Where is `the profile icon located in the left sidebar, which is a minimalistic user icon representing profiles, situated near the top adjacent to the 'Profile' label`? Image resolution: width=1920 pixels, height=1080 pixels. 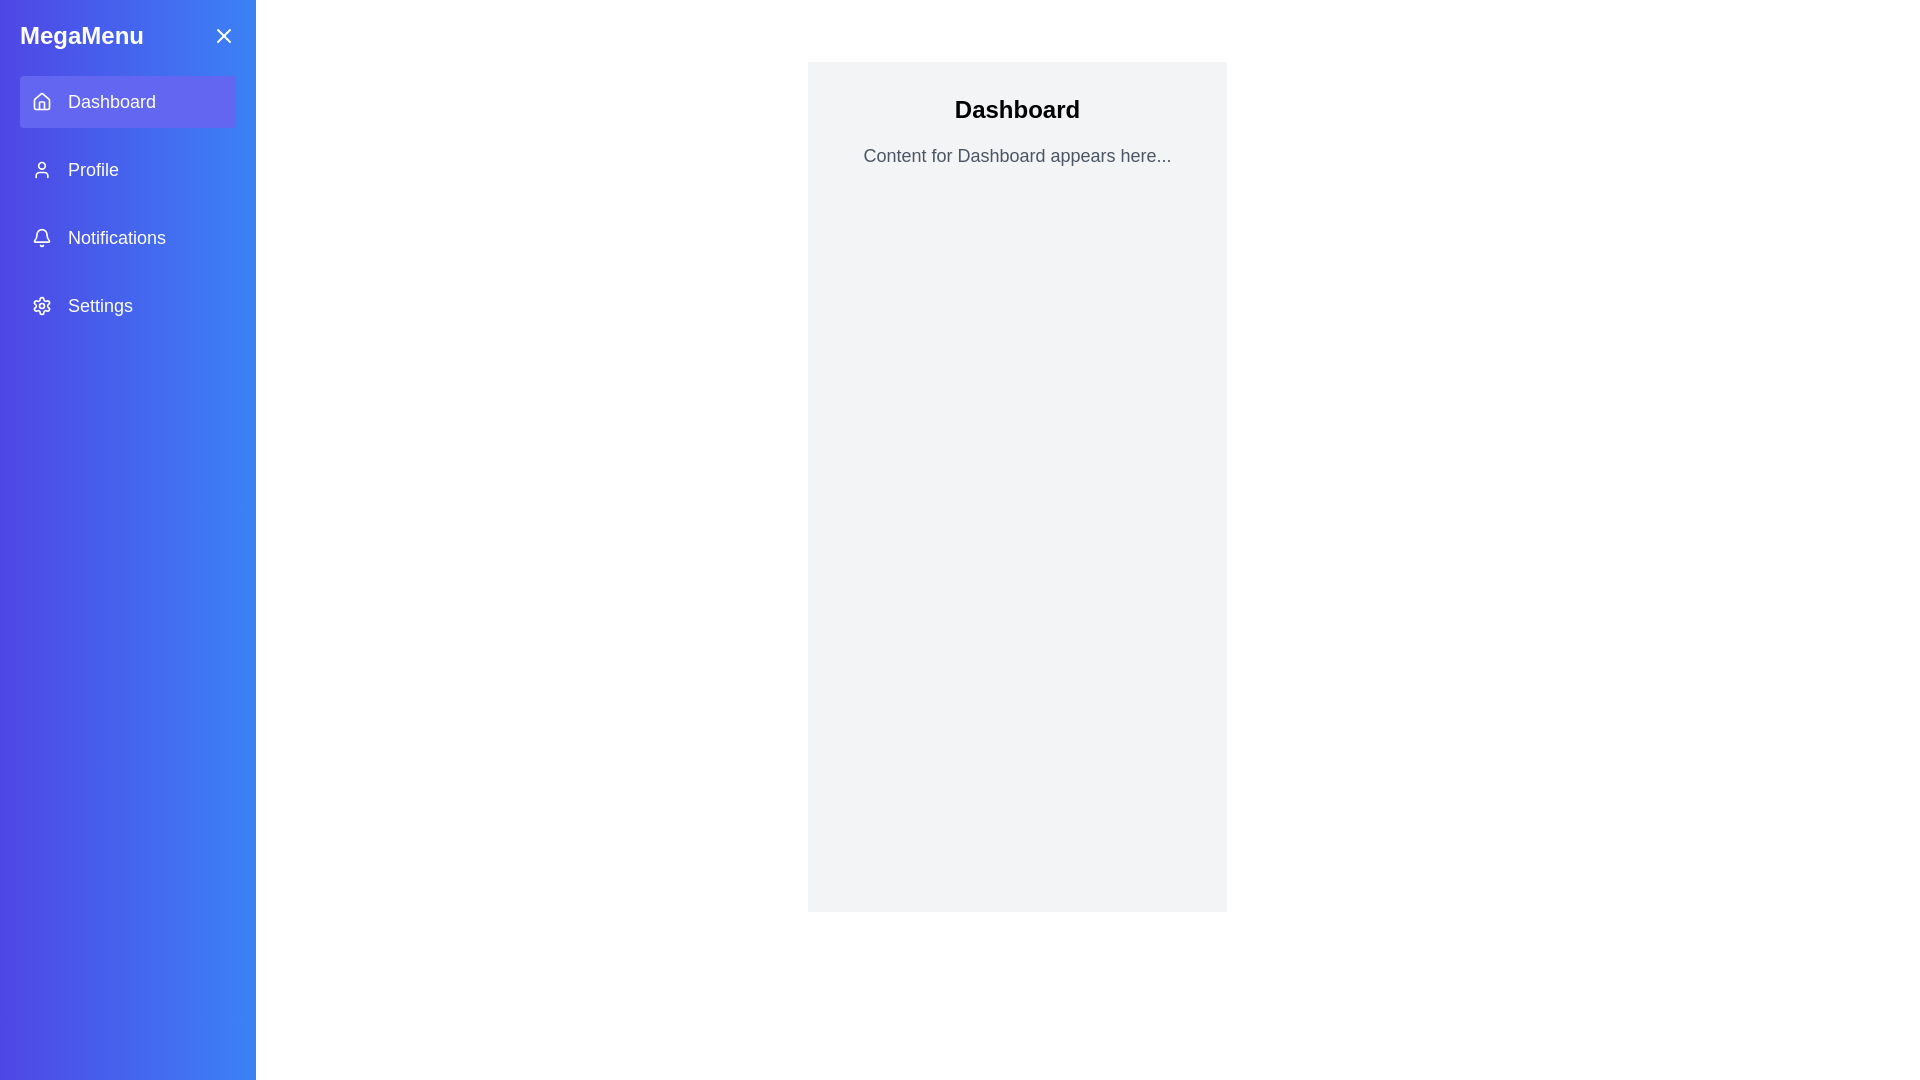
the profile icon located in the left sidebar, which is a minimalistic user icon representing profiles, situated near the top adjacent to the 'Profile' label is located at coordinates (42, 168).